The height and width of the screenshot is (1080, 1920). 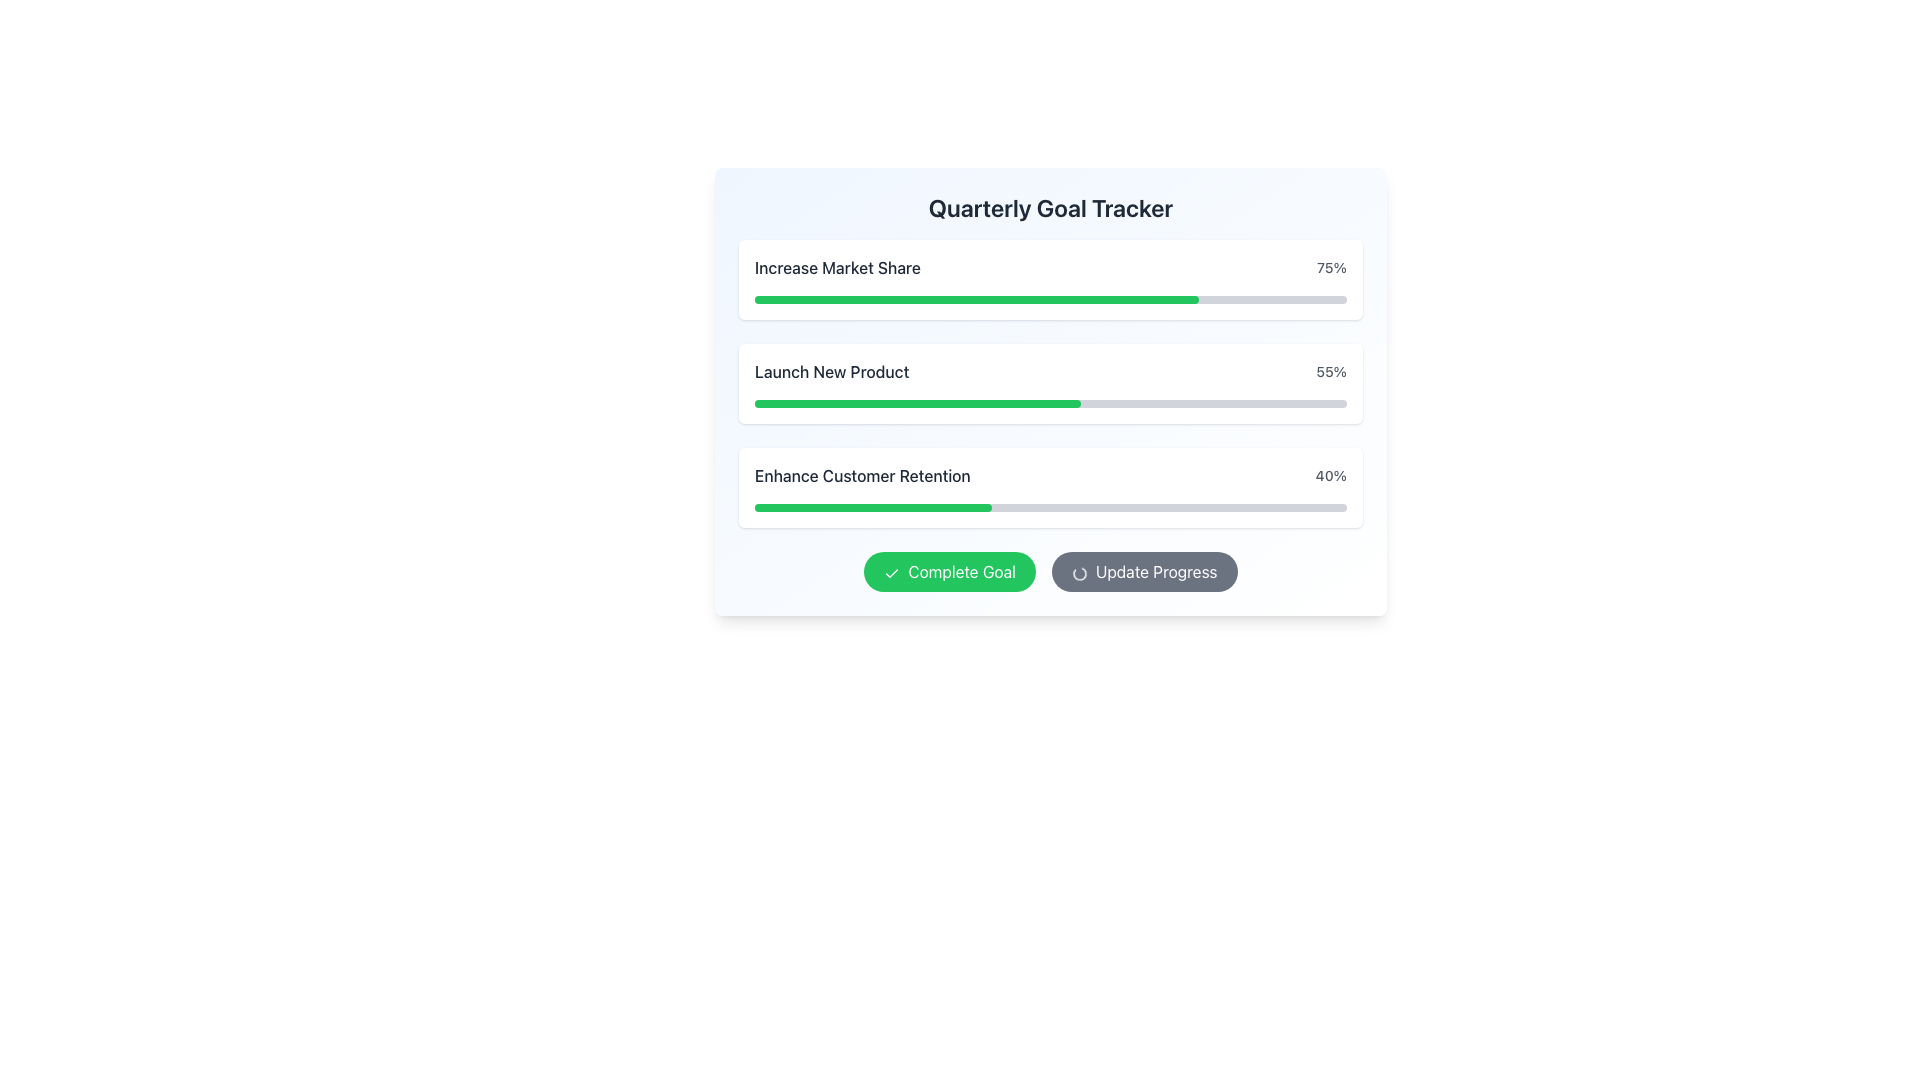 I want to click on the filled portion of the progress bar in the 'Enhance Customer Retention' tracker, which is a green horizontally elongated rectangle indicating progress, so click(x=873, y=507).